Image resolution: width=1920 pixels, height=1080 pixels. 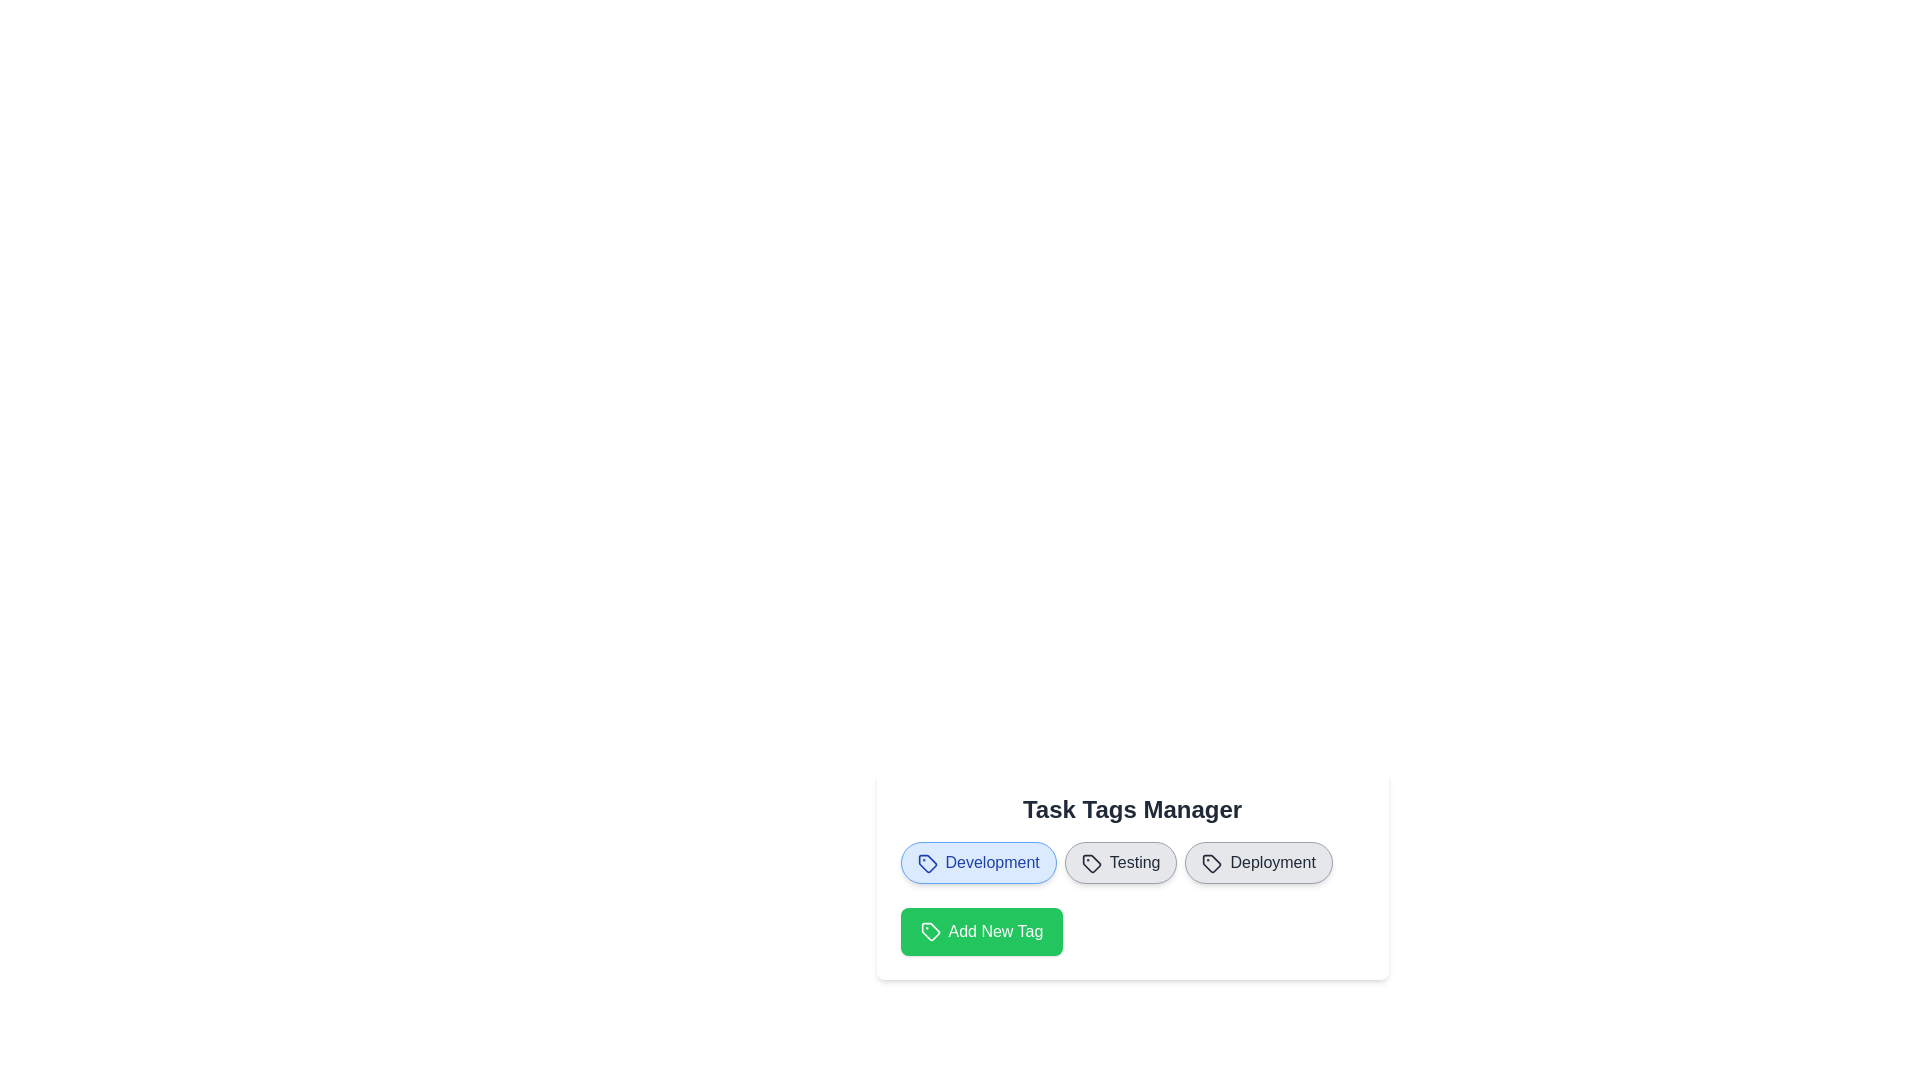 I want to click on the small price tag icon outlined in black, which is part of the button labeled 'Testing', located on the left side inside the button, so click(x=1090, y=862).